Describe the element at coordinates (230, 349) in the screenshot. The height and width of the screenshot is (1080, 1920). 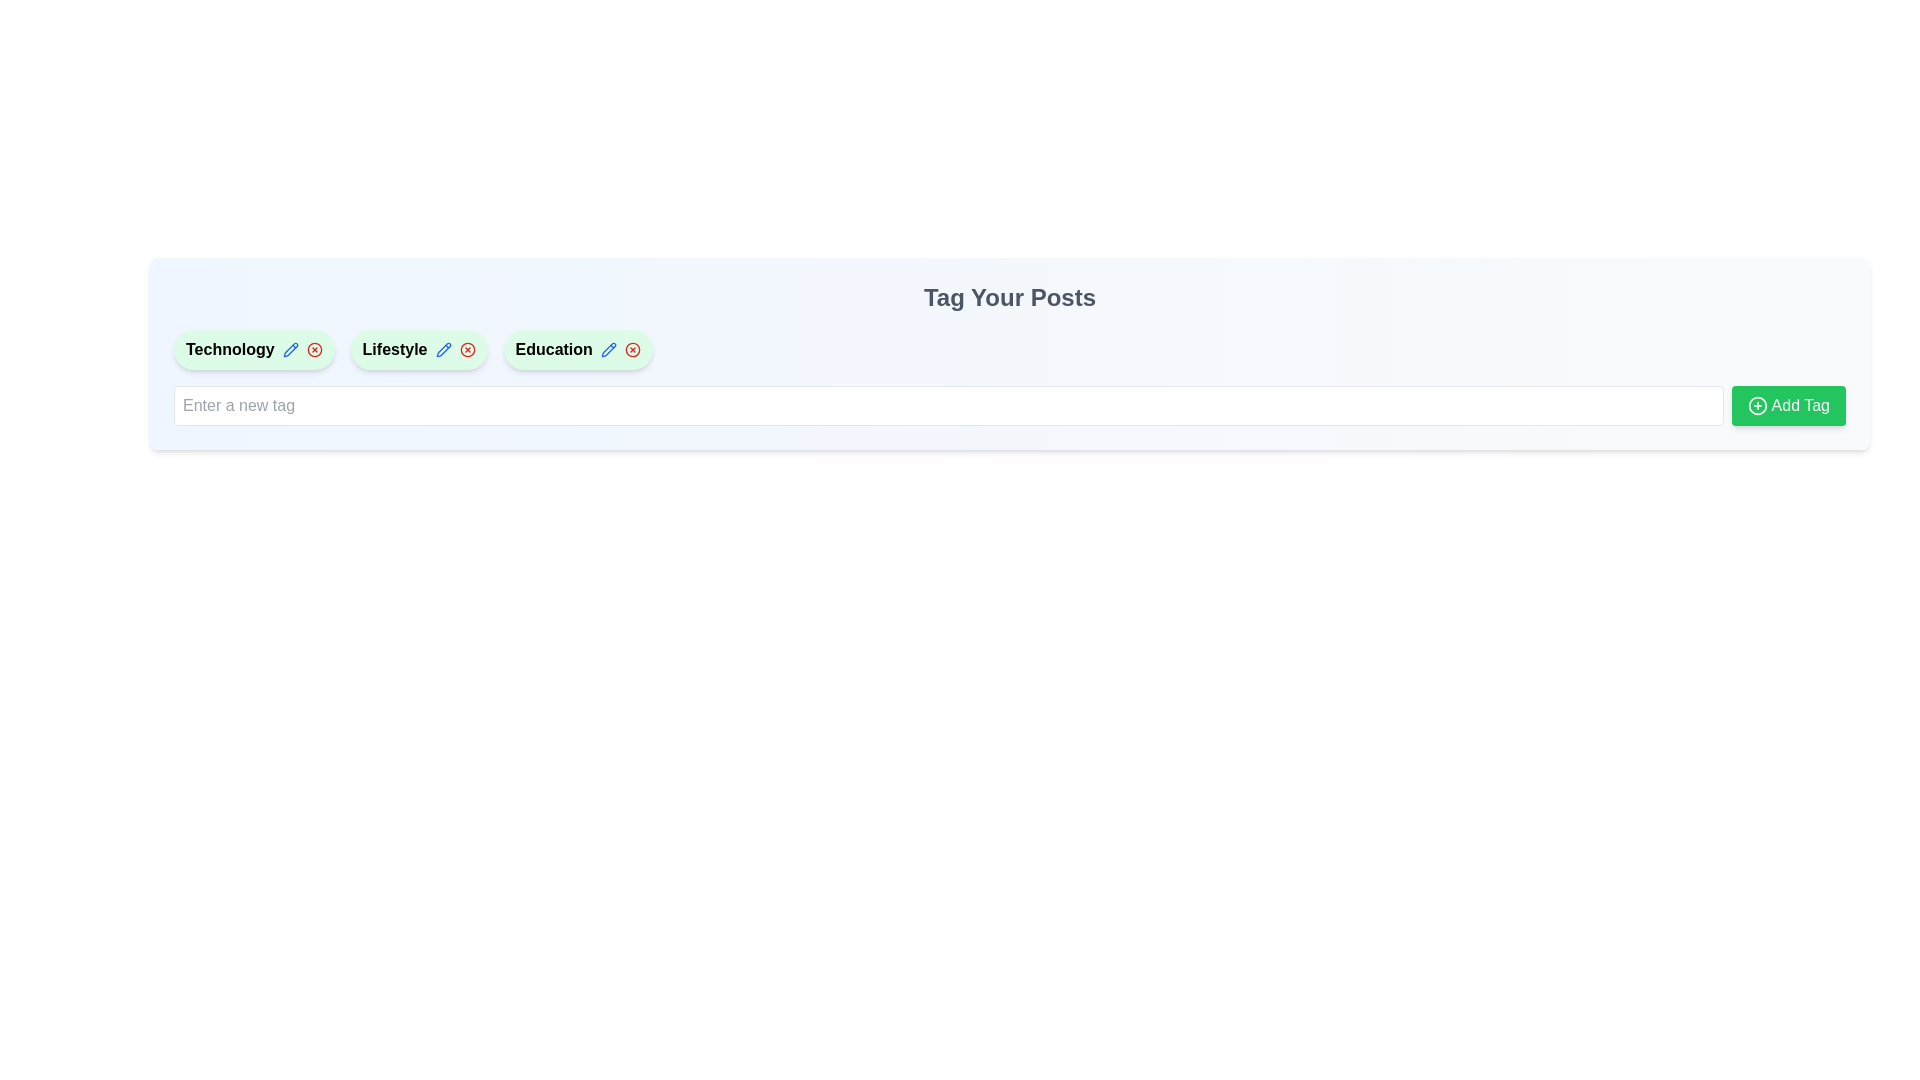
I see `the static text label 'Technology', which is the first tag among siblings in a horizontal list under the title 'Tag Your Posts'` at that location.